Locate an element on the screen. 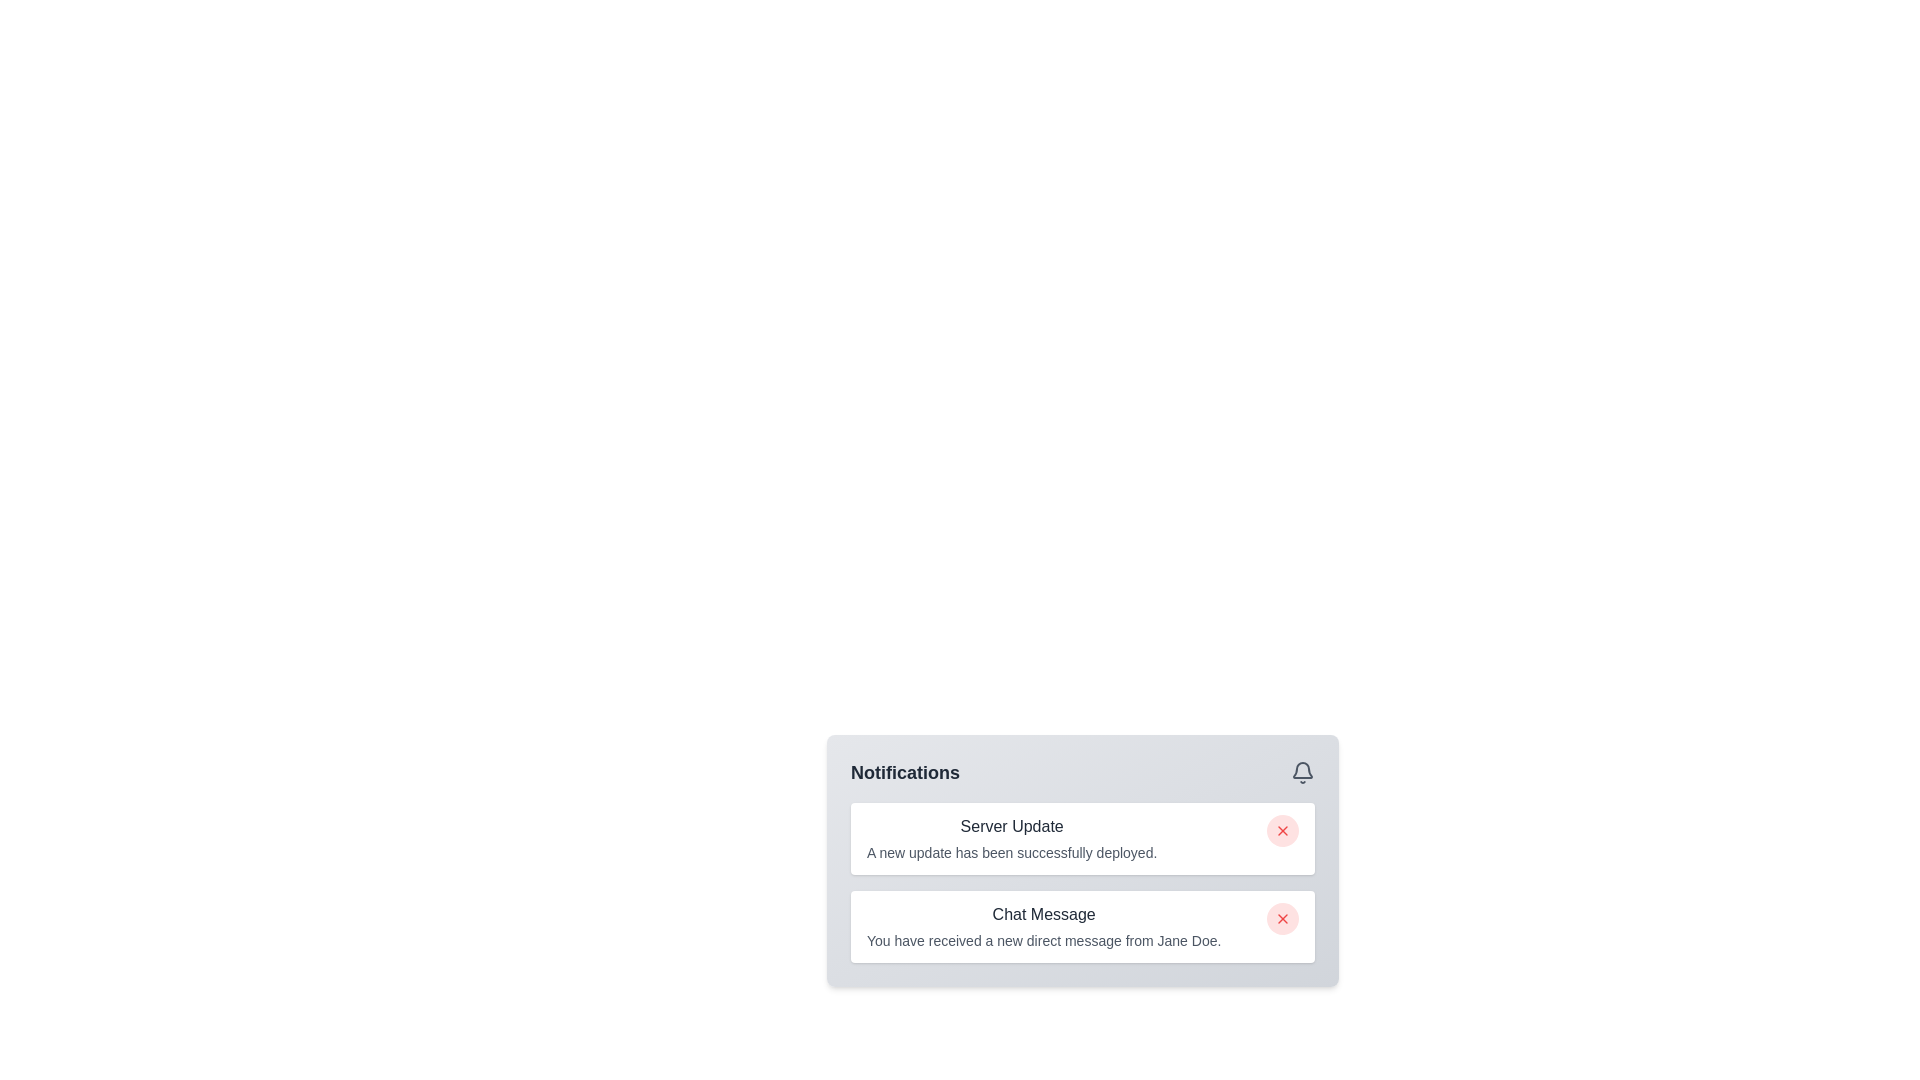 Image resolution: width=1920 pixels, height=1080 pixels. the 'Chat Message' text label styled in medium gray font, which is located within the second notification box and is positioned above the secondary text is located at coordinates (1043, 914).